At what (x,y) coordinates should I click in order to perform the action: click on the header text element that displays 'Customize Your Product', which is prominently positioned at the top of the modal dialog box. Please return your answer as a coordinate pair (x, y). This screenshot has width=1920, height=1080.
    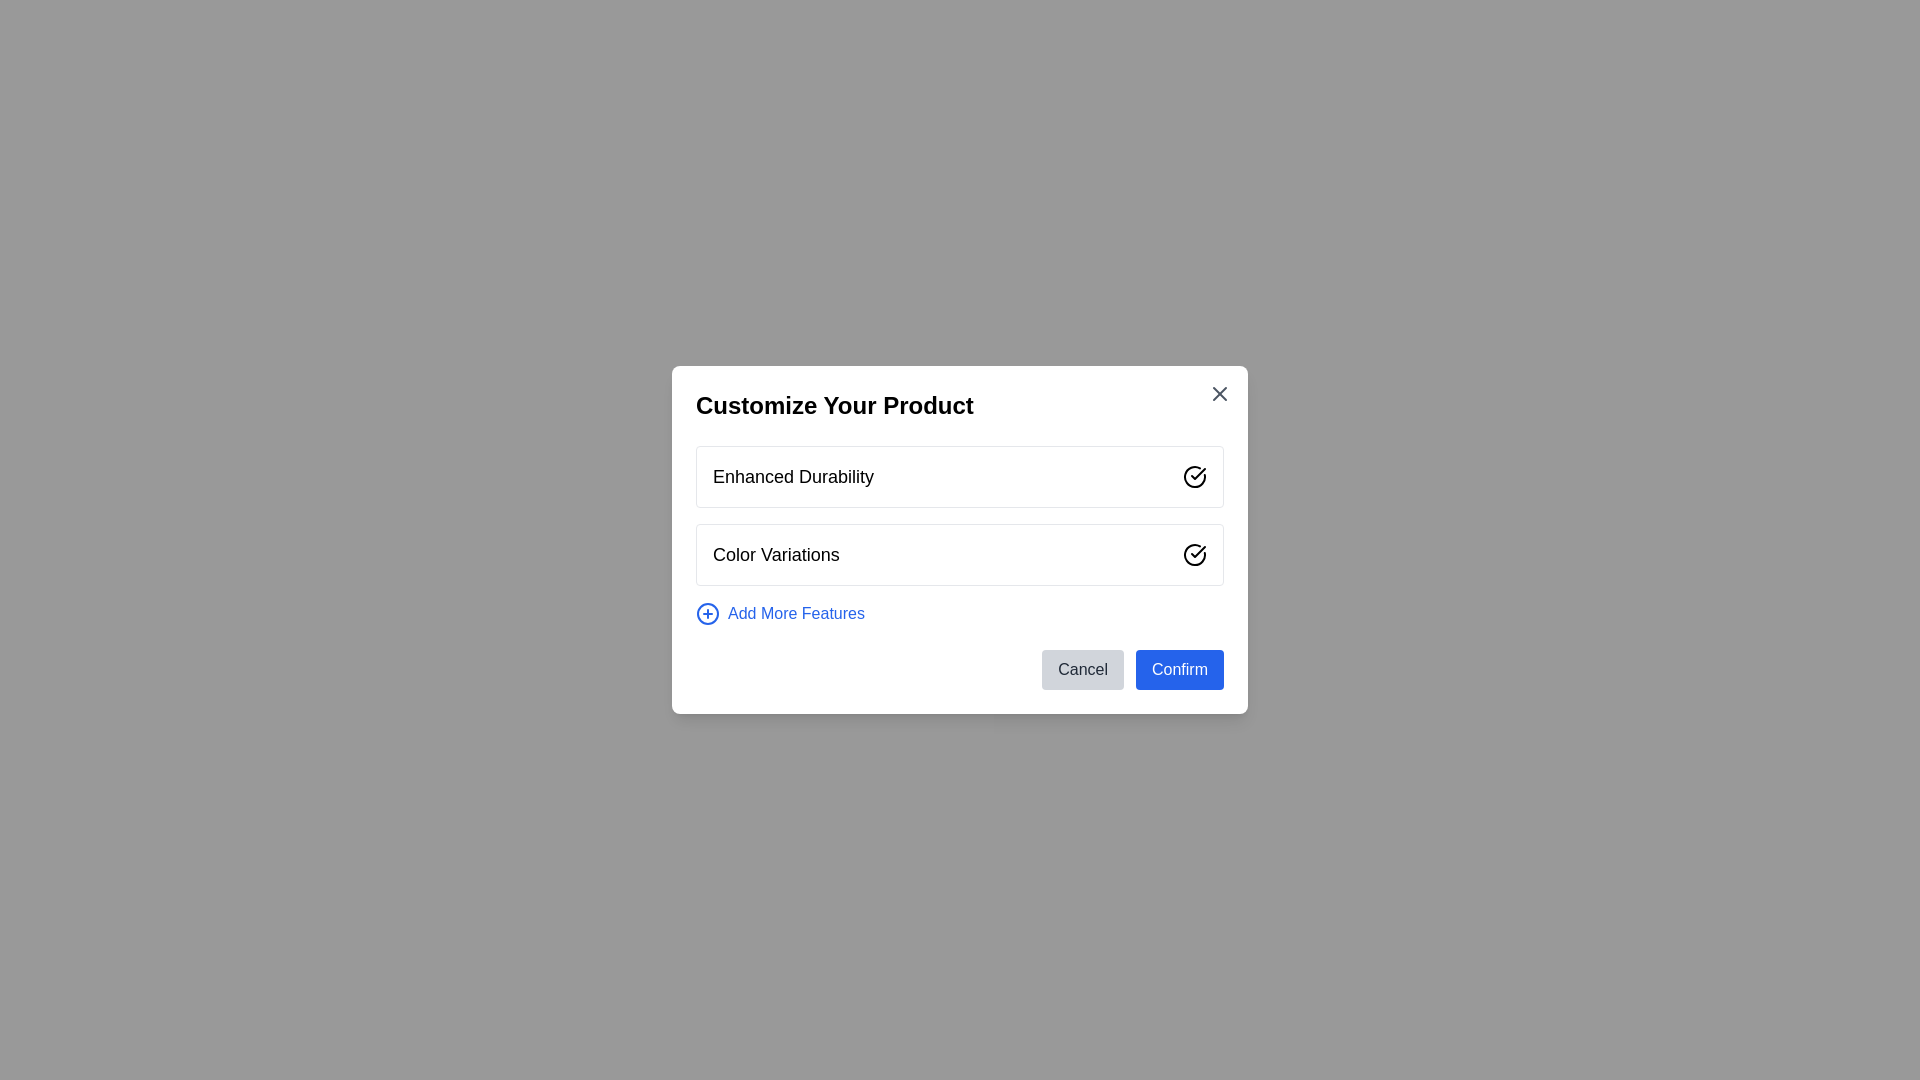
    Looking at the image, I should click on (834, 405).